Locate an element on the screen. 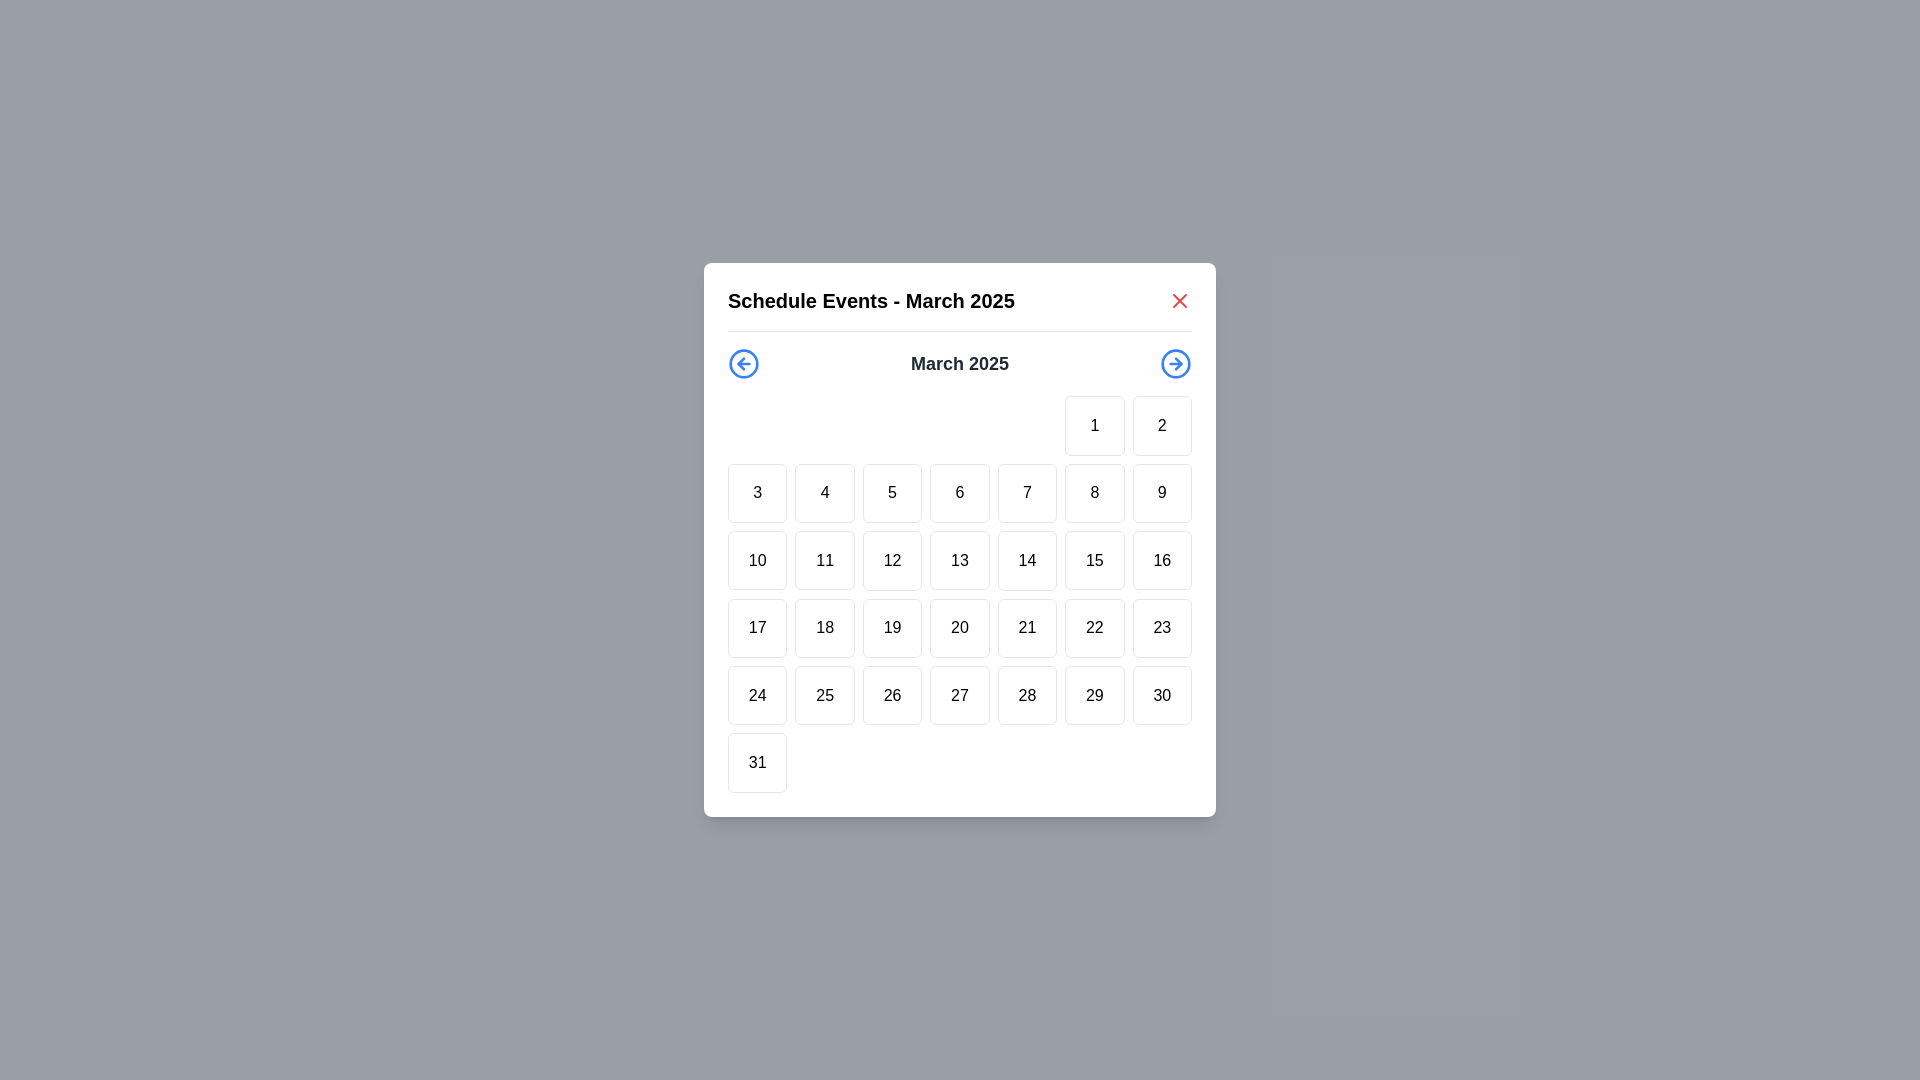 Image resolution: width=1920 pixels, height=1080 pixels. the close icon button located at the far right of the header bar, next to the 'Schedule Events - March 2025' text, to provide visual feedback indicating interactivity is located at coordinates (1180, 300).